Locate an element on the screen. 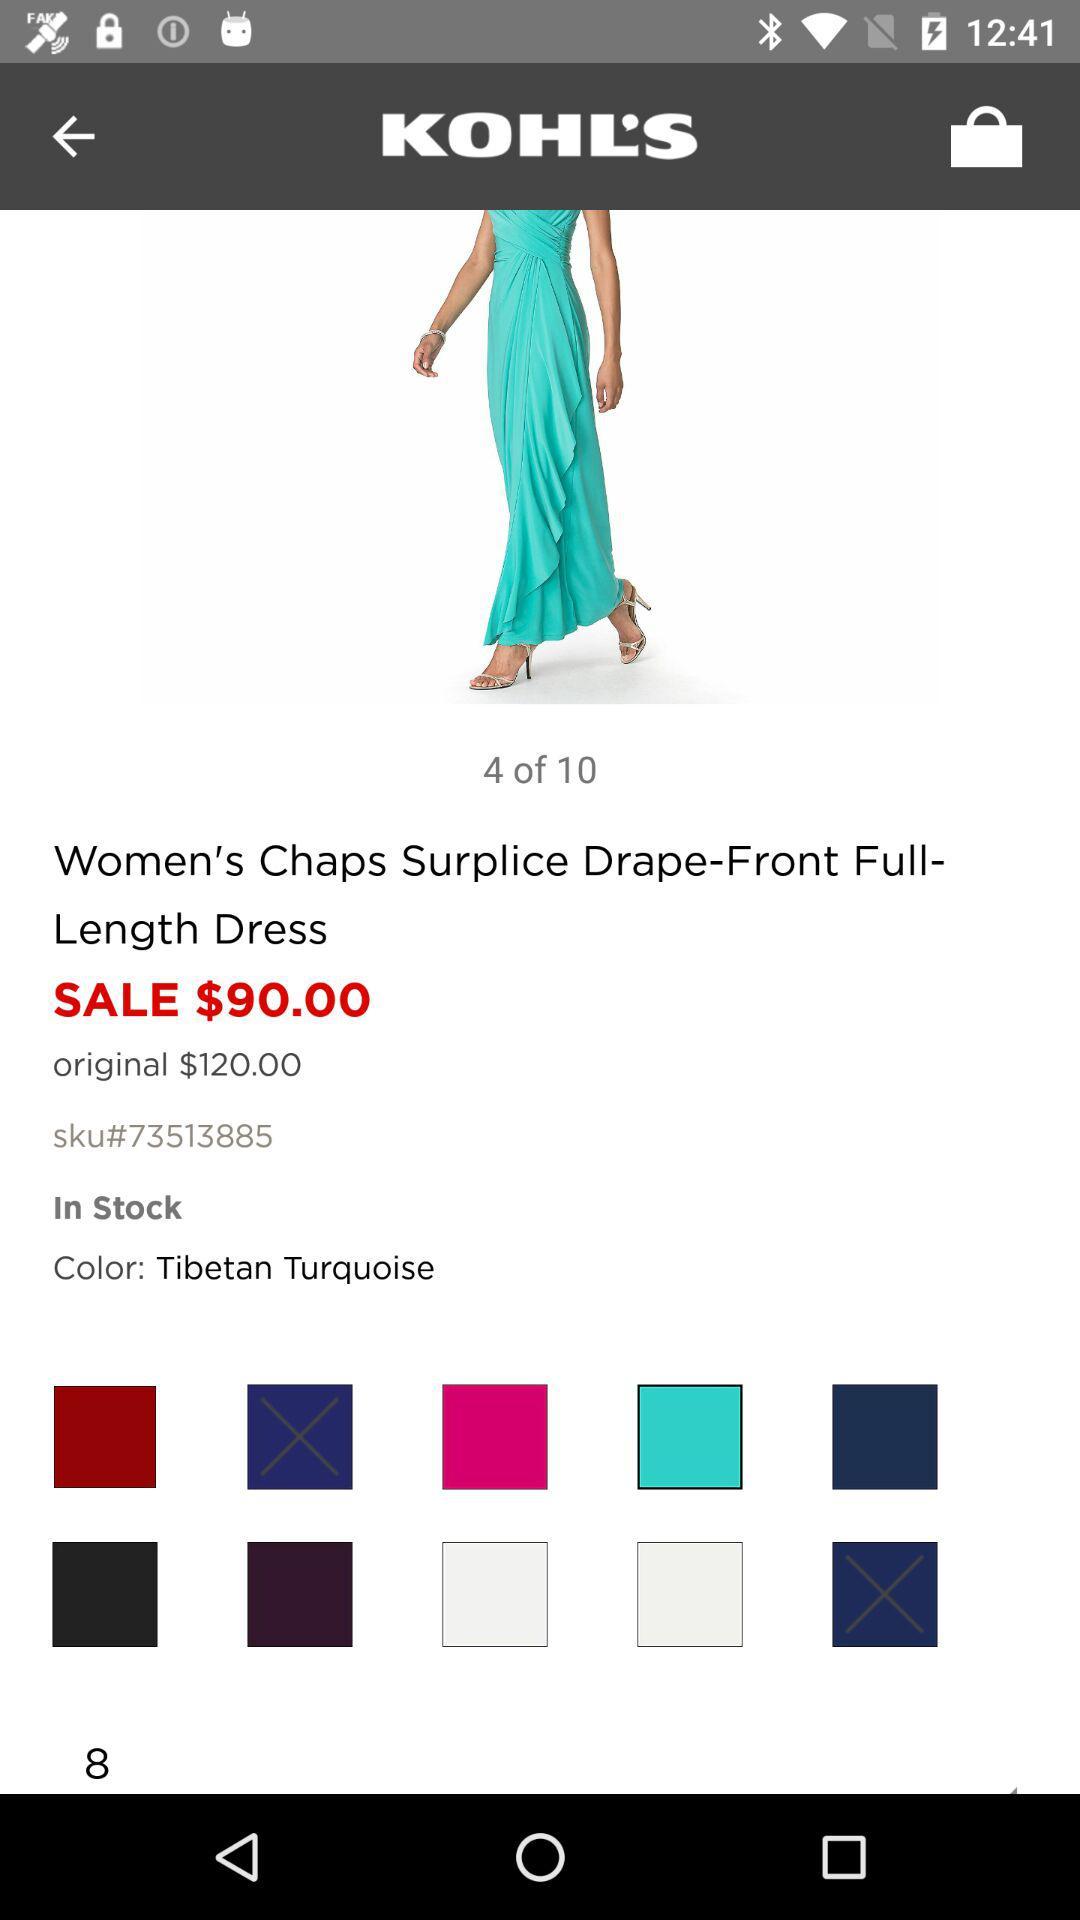 The image size is (1080, 1920). to choose the color of dress is located at coordinates (689, 1593).